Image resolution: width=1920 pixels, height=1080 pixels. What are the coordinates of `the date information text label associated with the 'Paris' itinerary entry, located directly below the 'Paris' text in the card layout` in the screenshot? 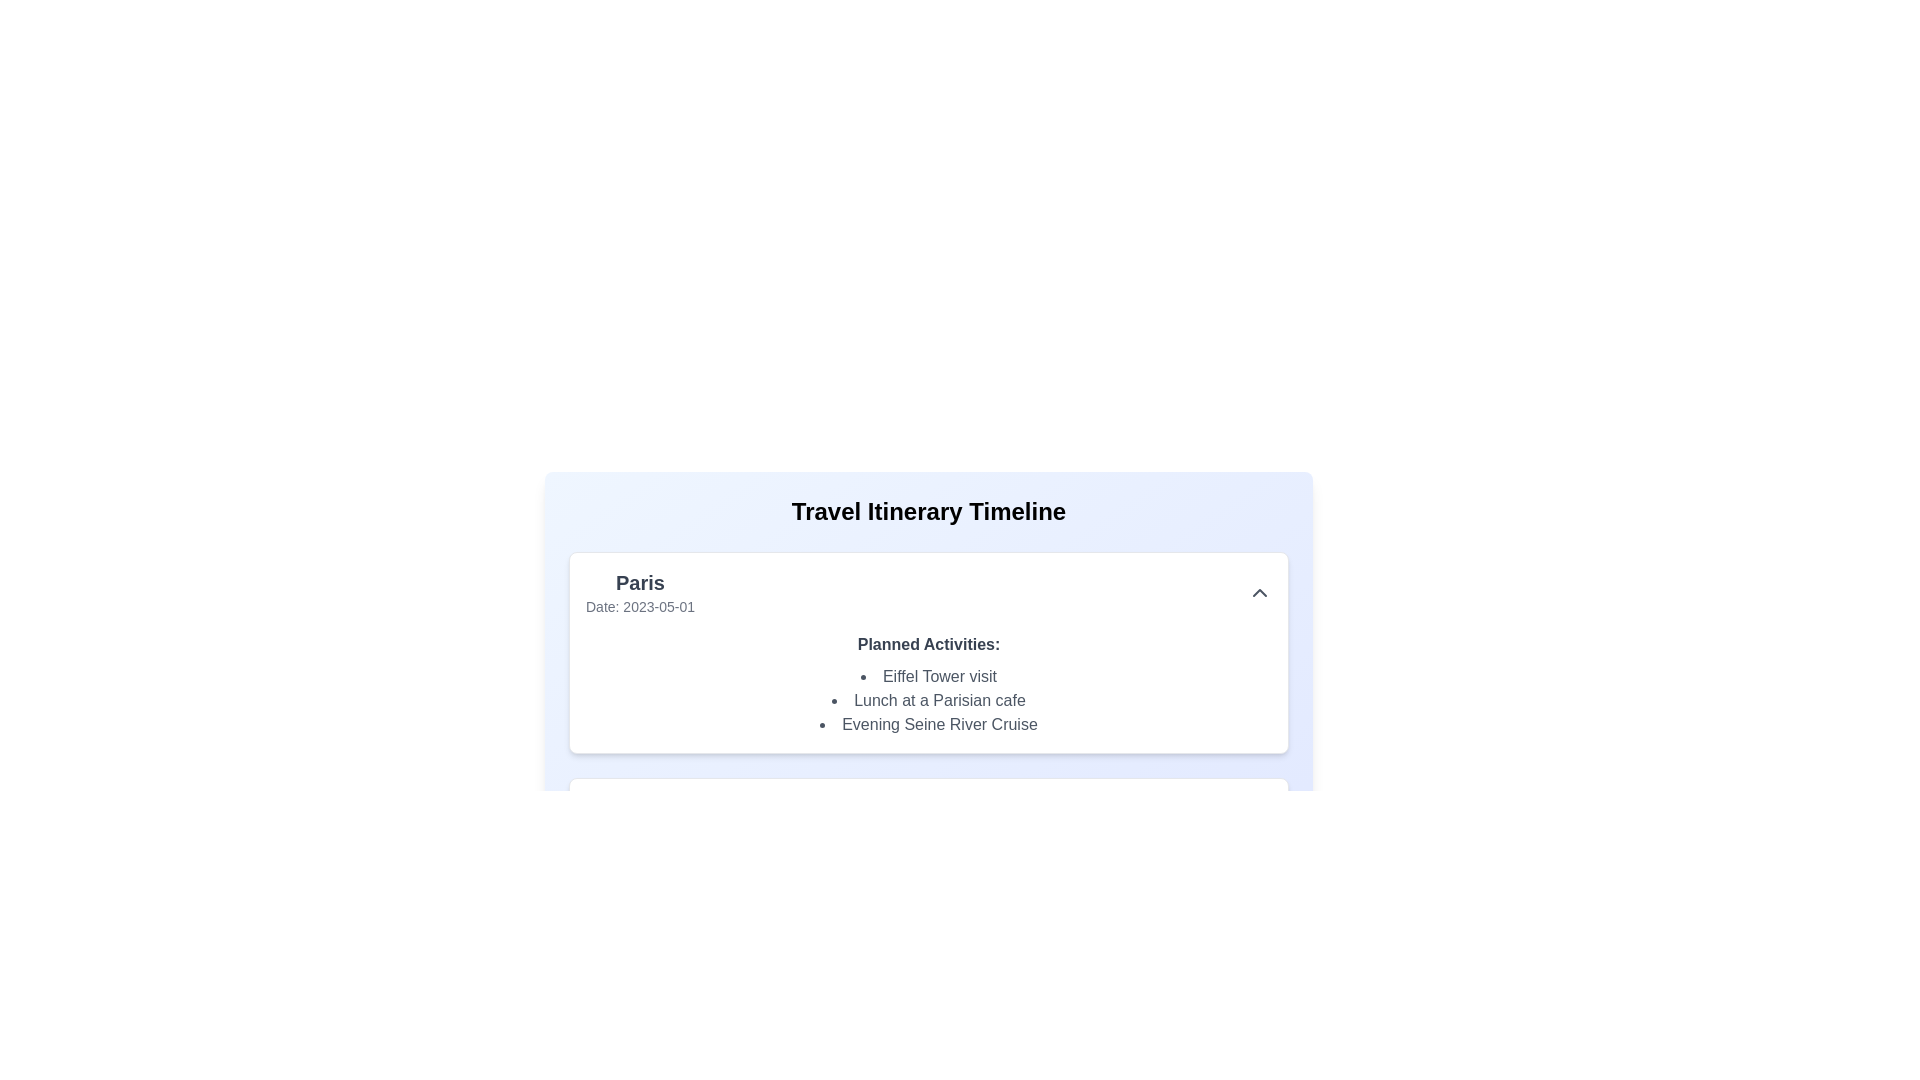 It's located at (640, 605).